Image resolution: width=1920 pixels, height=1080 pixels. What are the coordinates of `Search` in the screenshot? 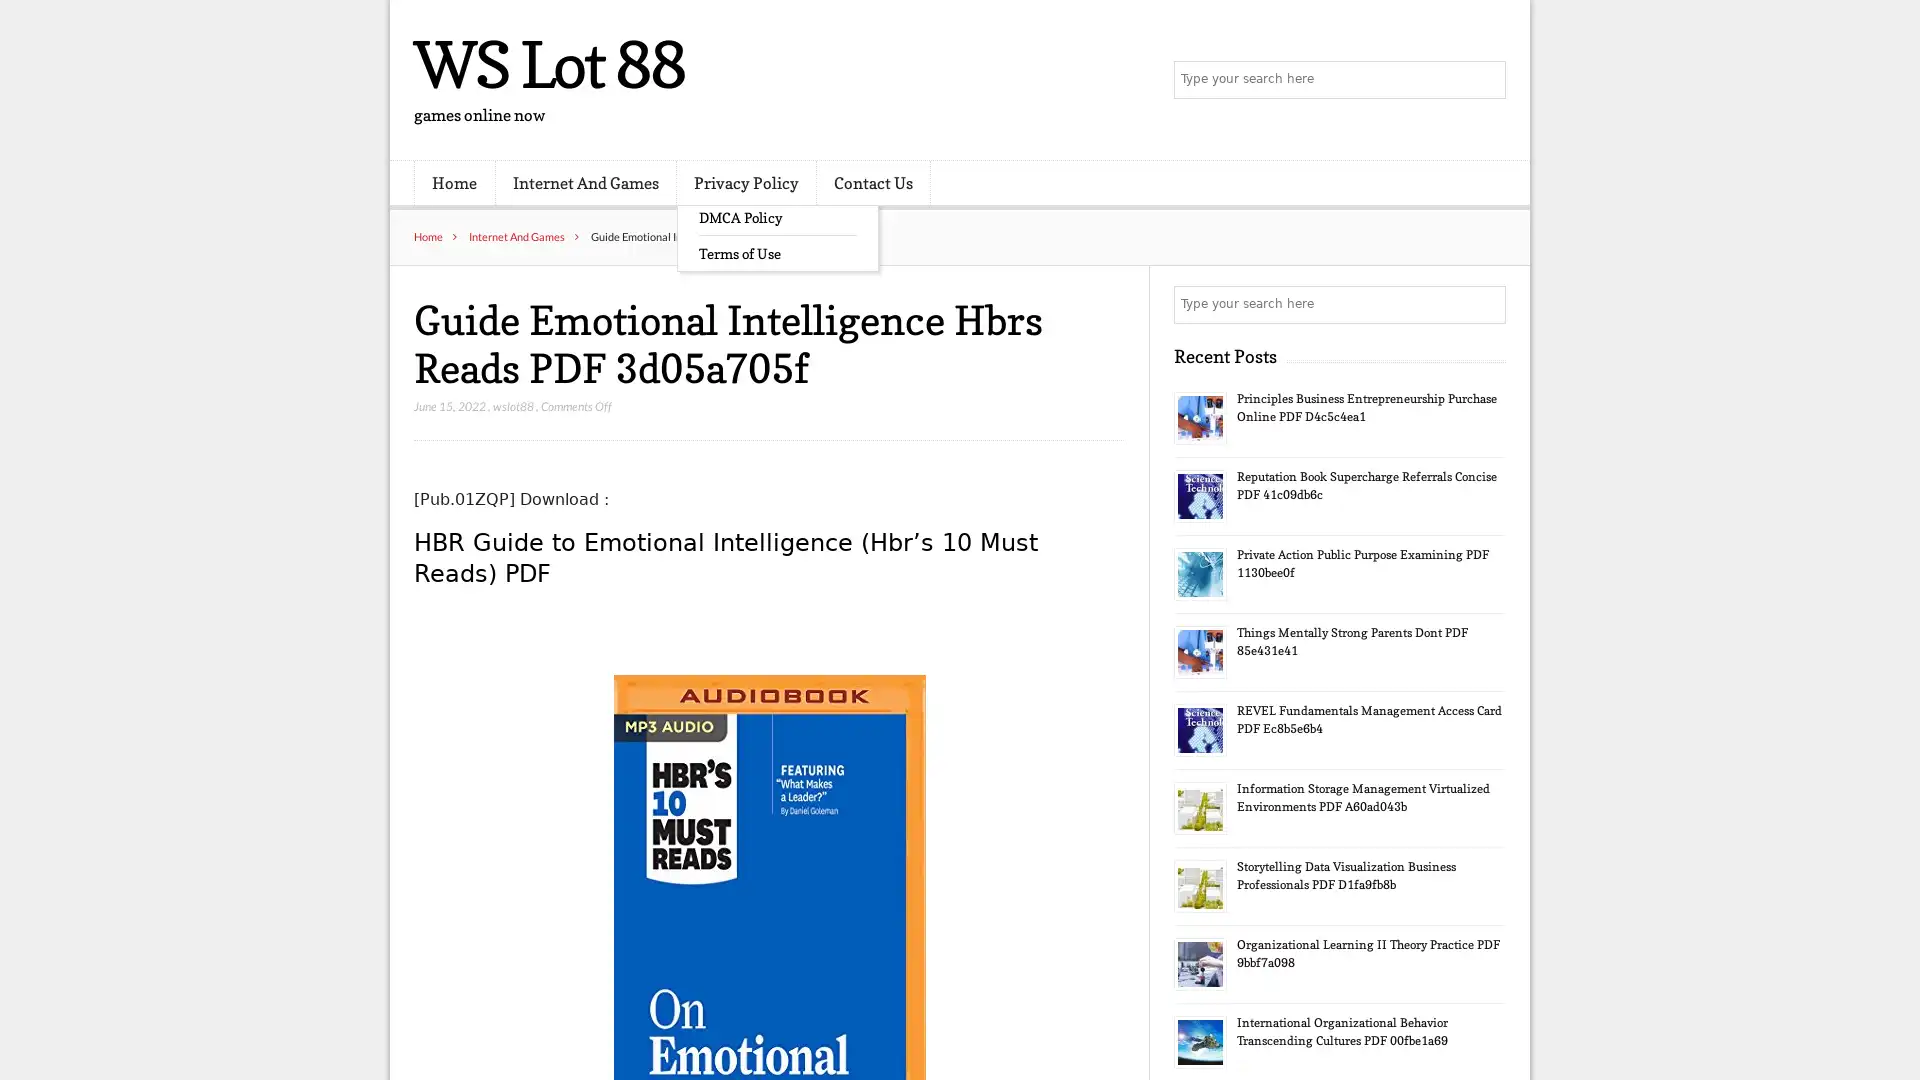 It's located at (1485, 304).